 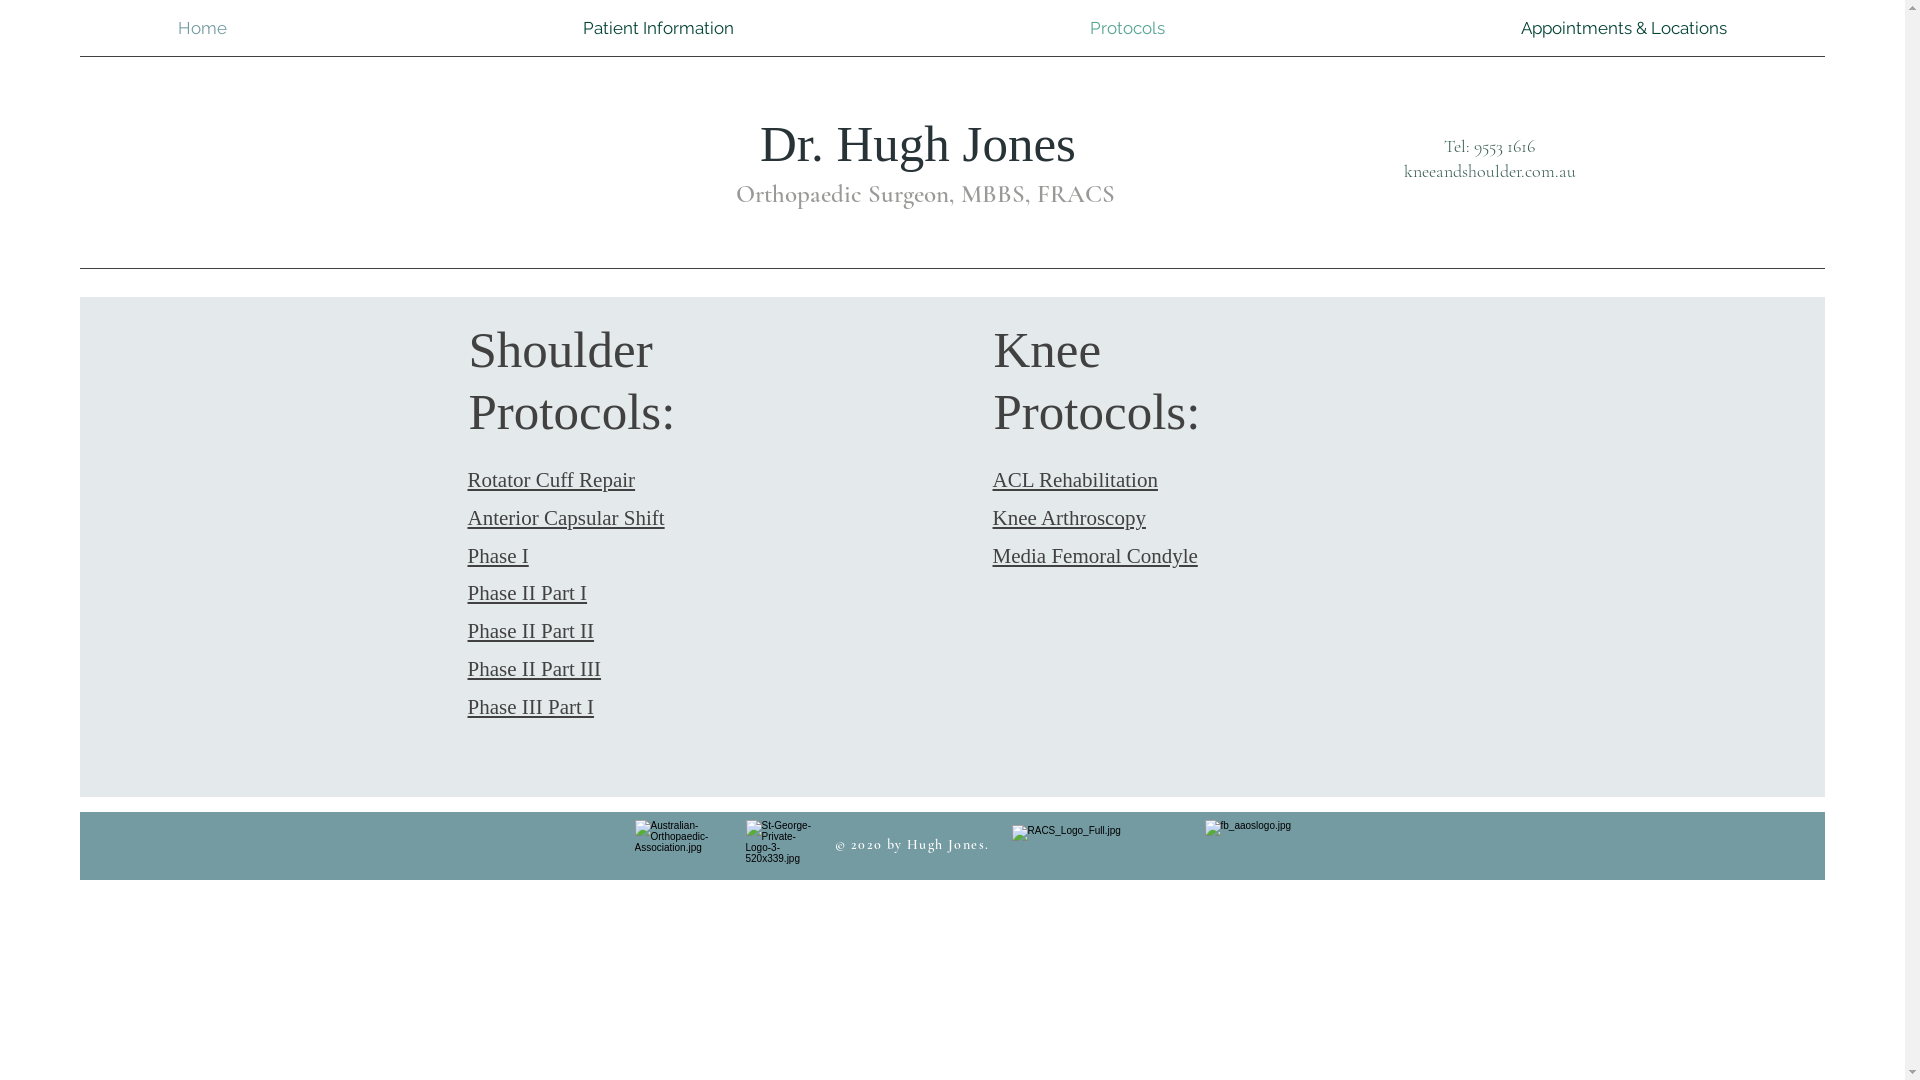 What do you see at coordinates (923, 142) in the screenshot?
I see `'Dr. Hugh Jones '` at bounding box center [923, 142].